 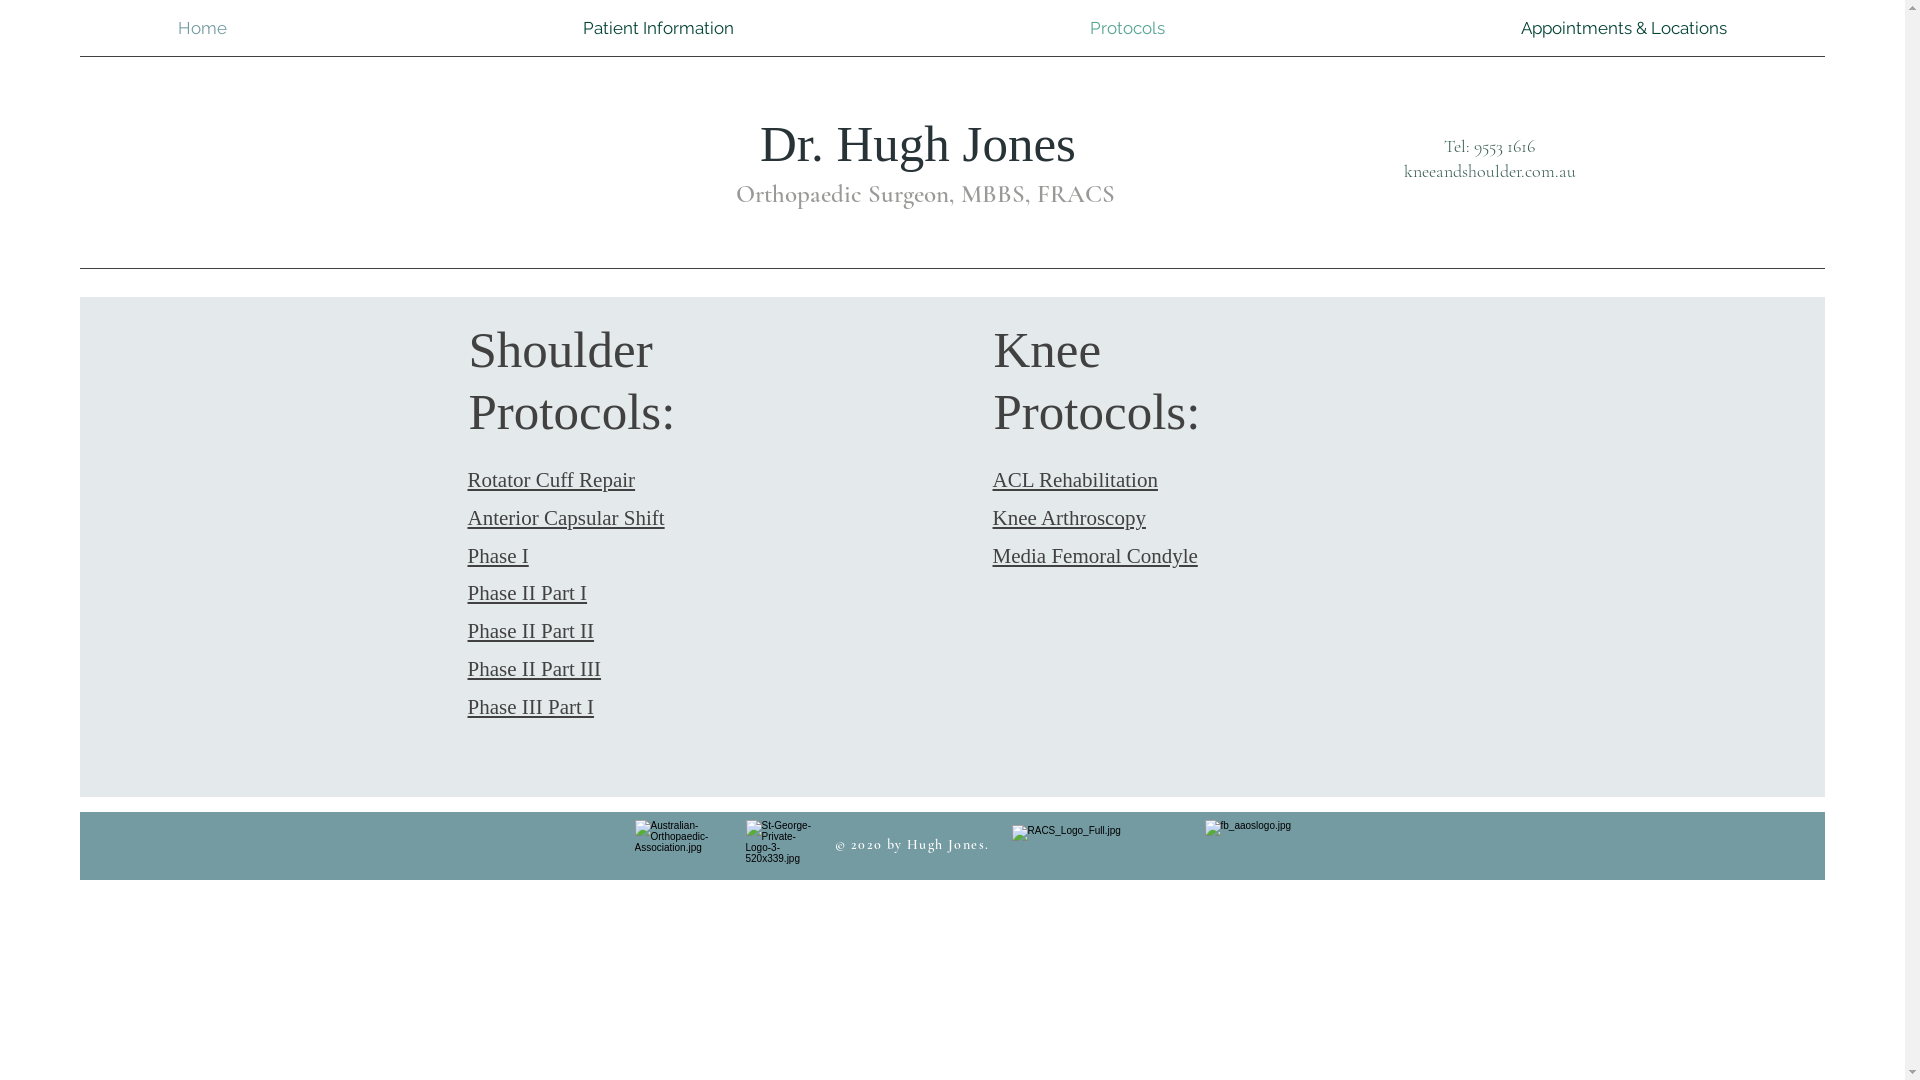 What do you see at coordinates (923, 142) in the screenshot?
I see `'Dr. Hugh Jones '` at bounding box center [923, 142].